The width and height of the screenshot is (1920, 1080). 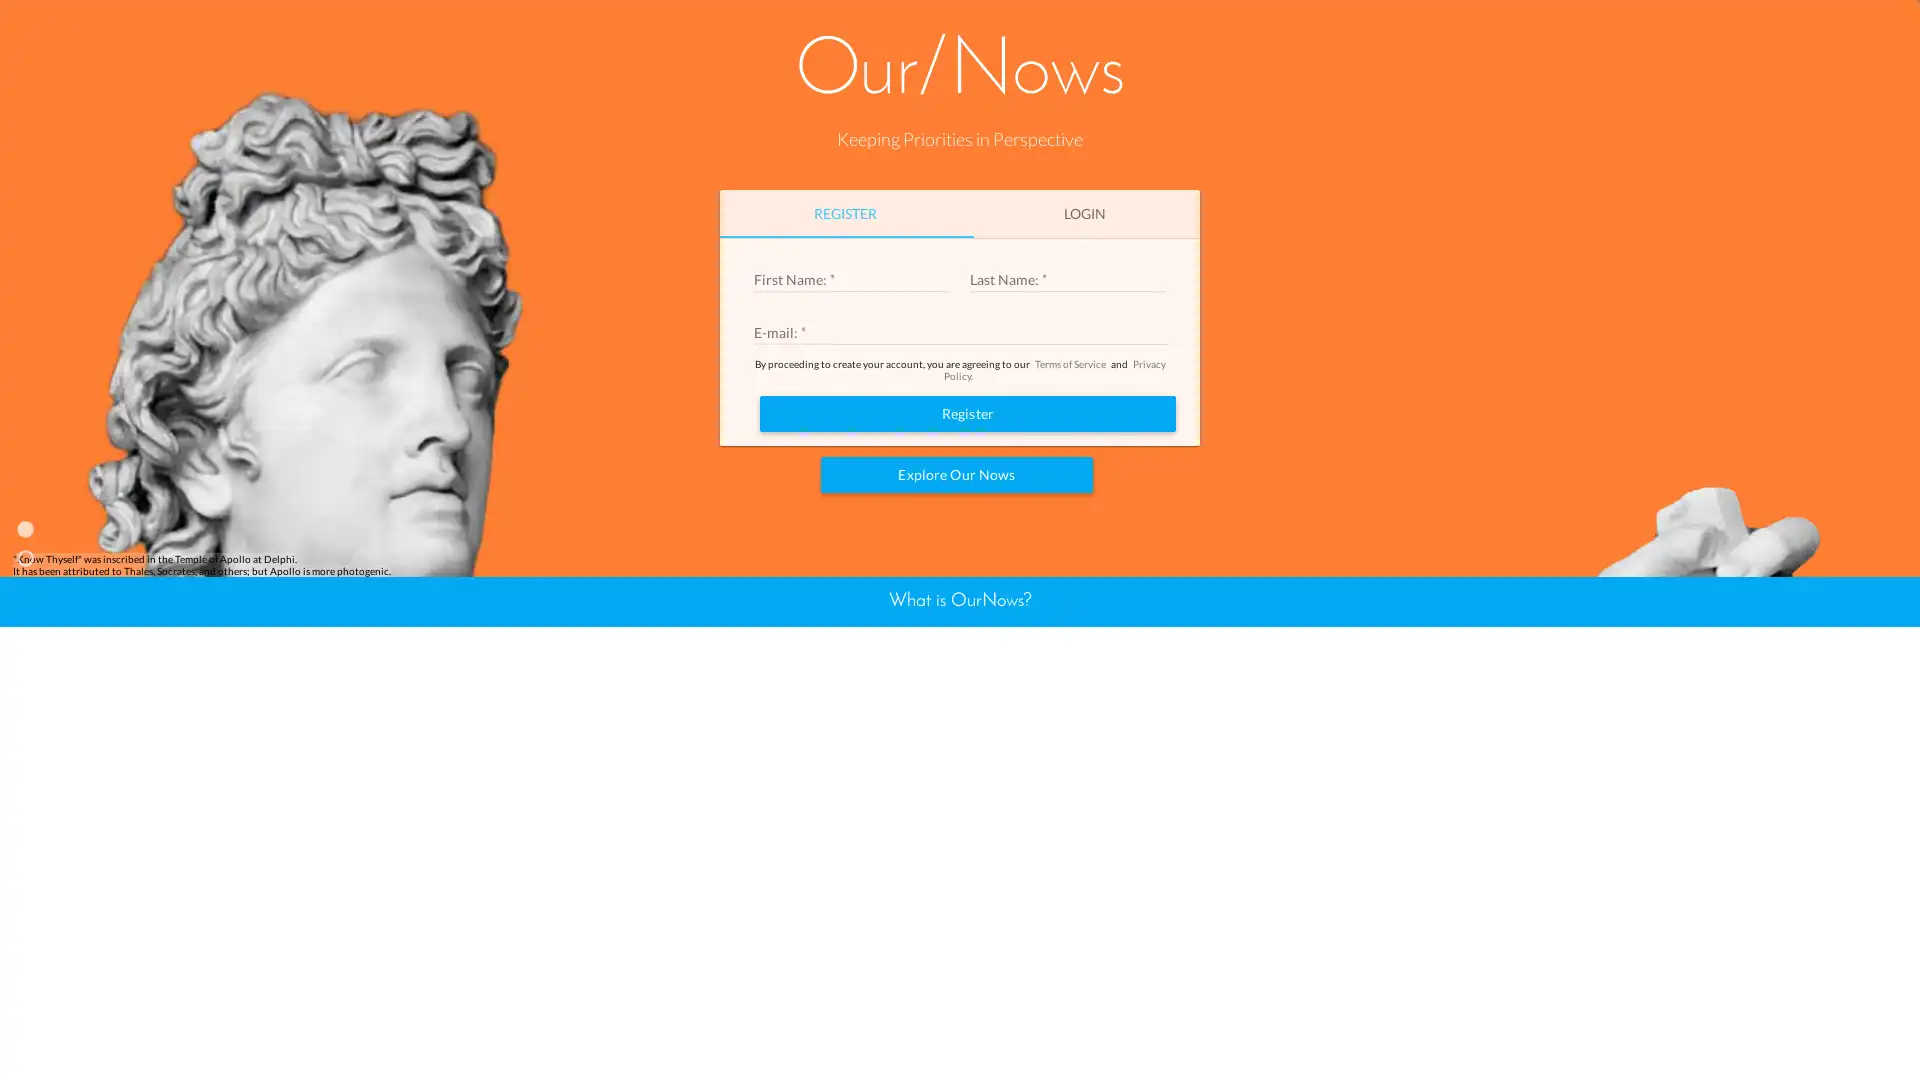 I want to click on Register, so click(x=968, y=640).